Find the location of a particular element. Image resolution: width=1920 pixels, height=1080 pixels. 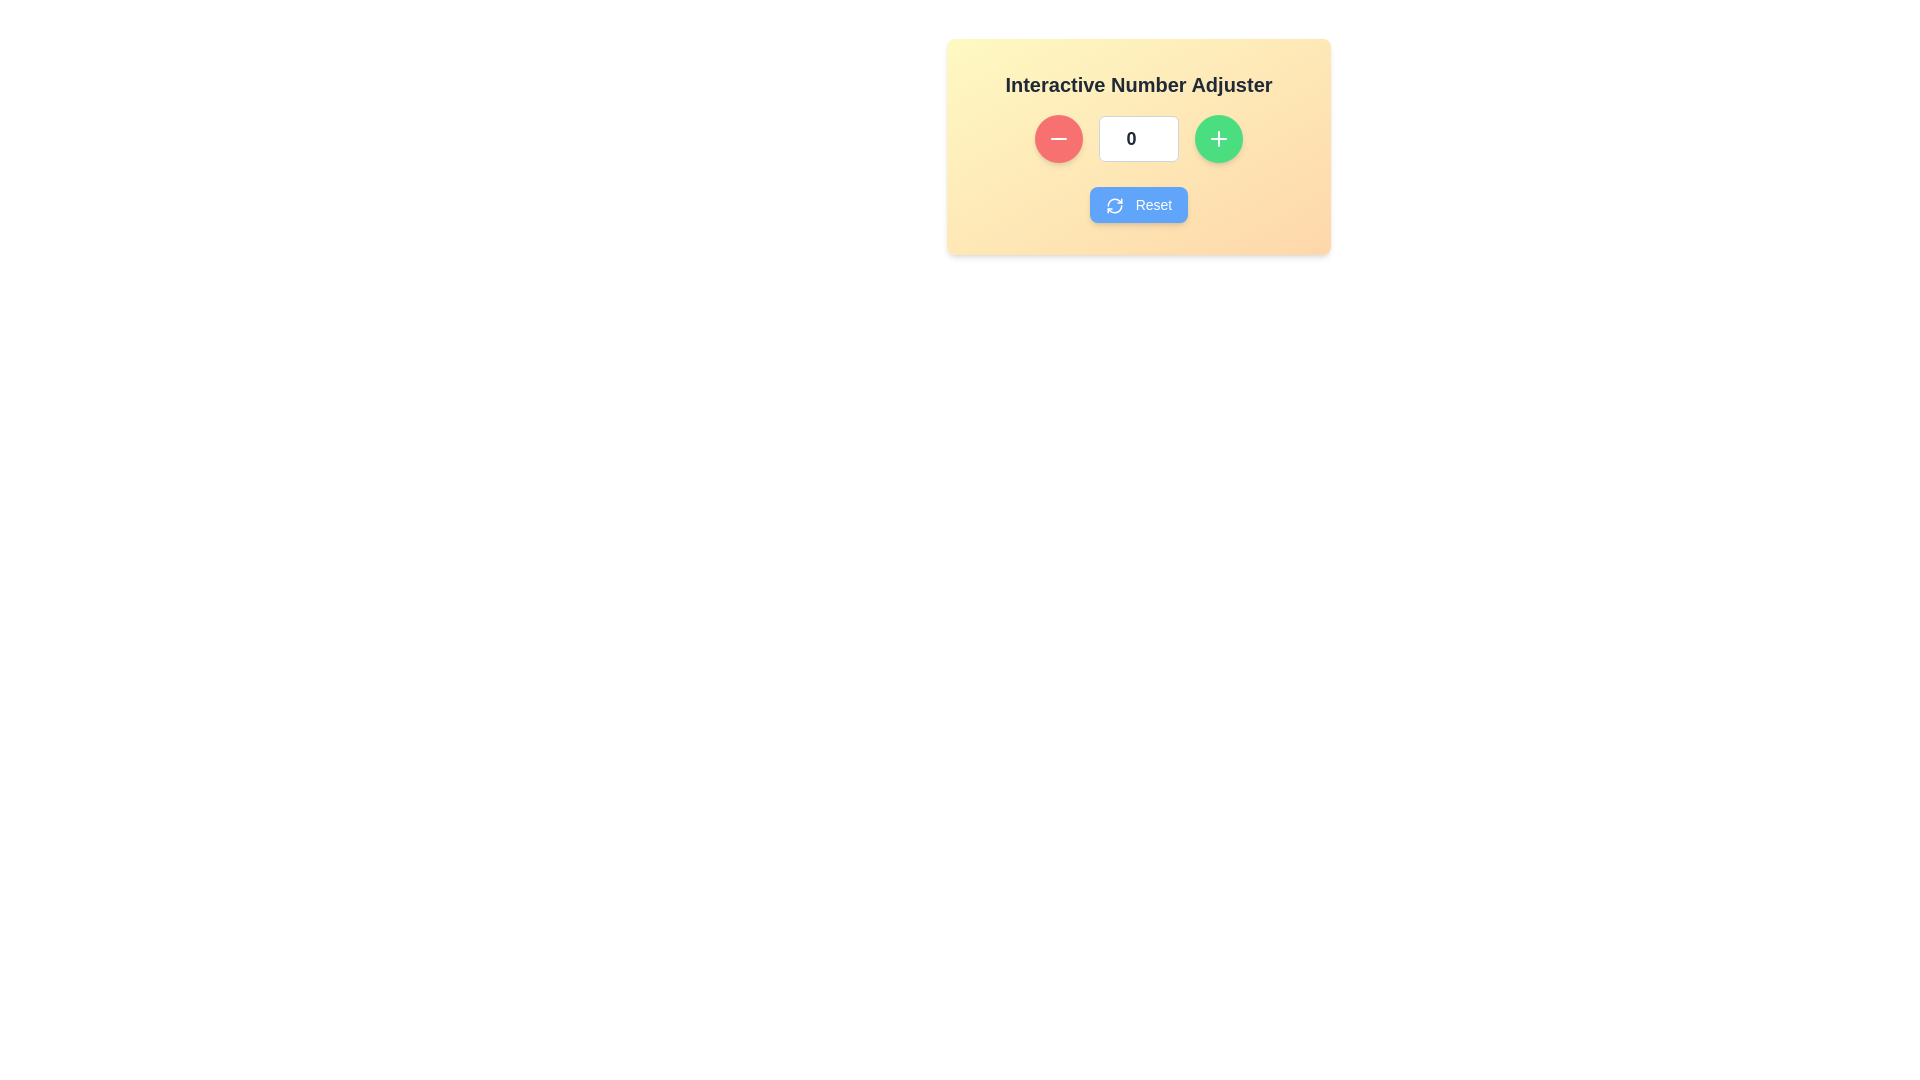

the button located at the top right of the interactive panel to increase the value in the counter box is located at coordinates (1218, 137).